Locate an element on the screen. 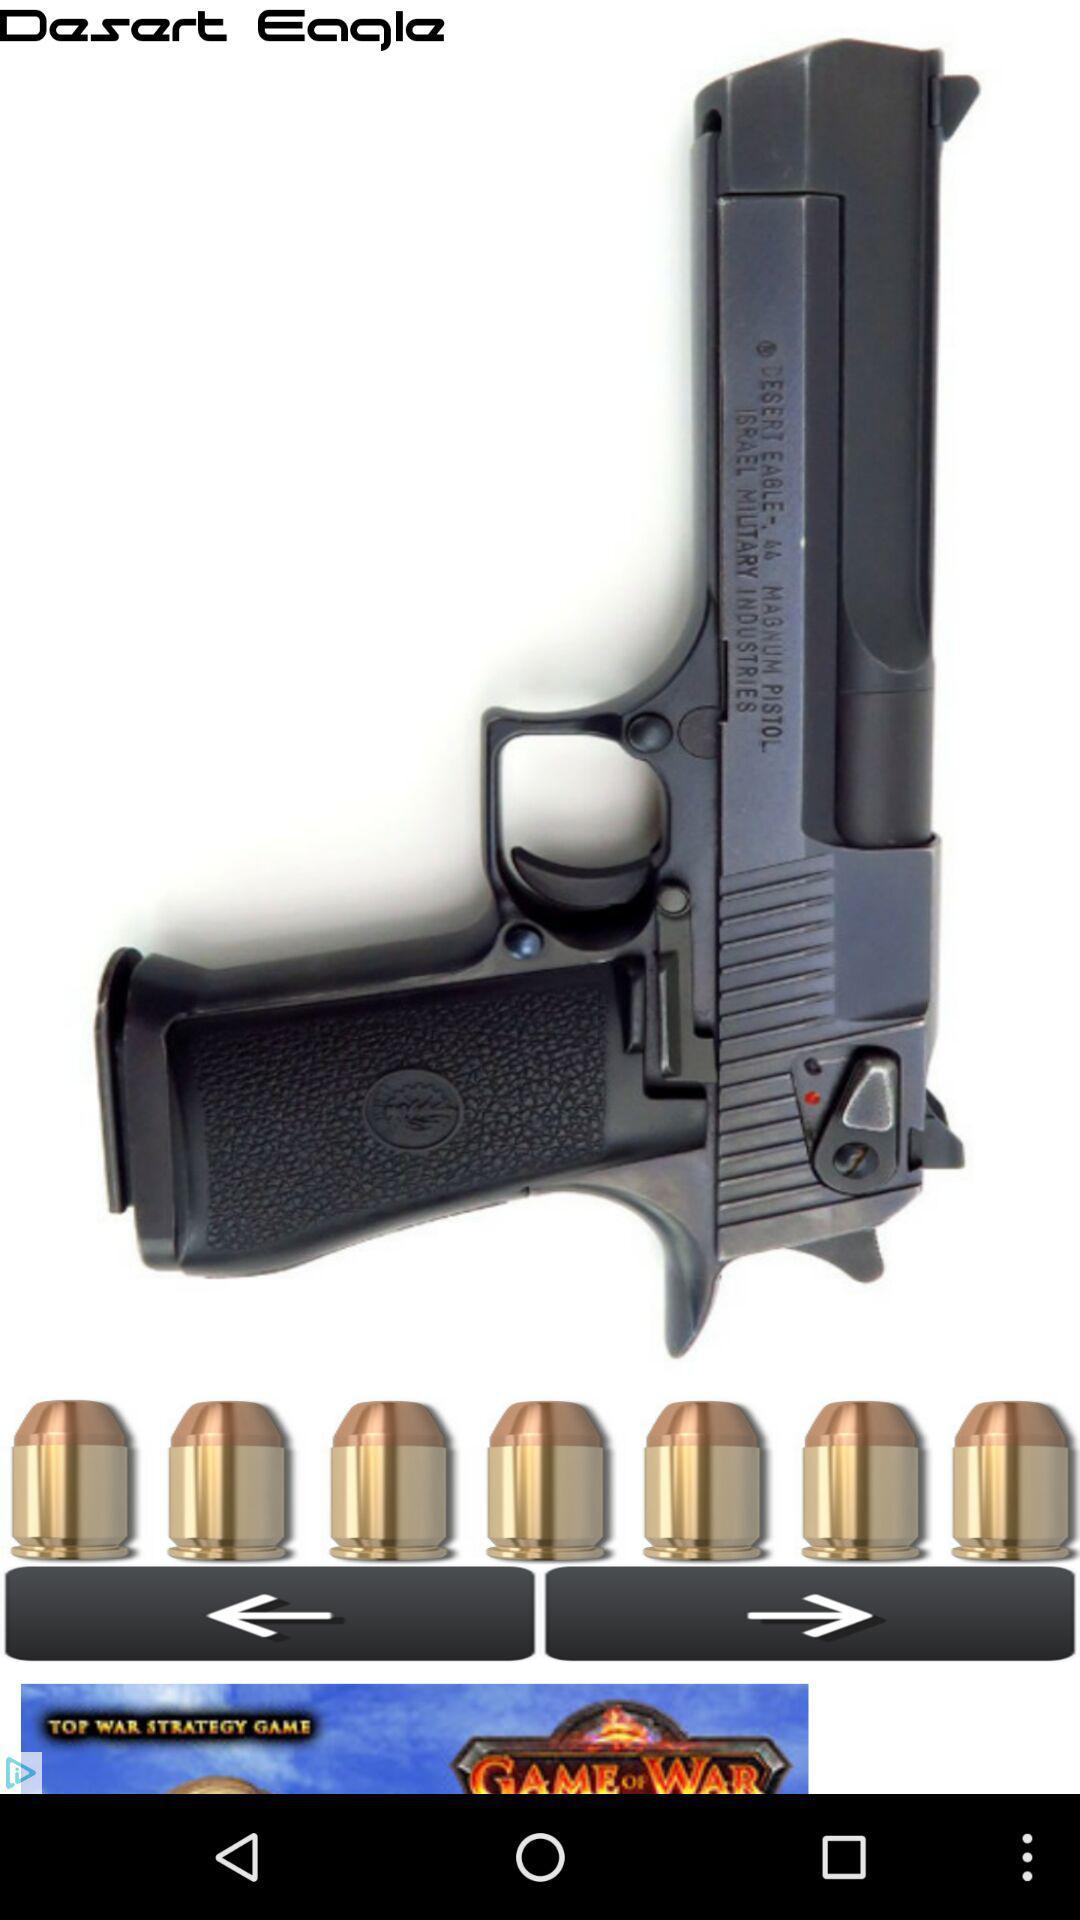 The image size is (1080, 1920). go back is located at coordinates (270, 1613).